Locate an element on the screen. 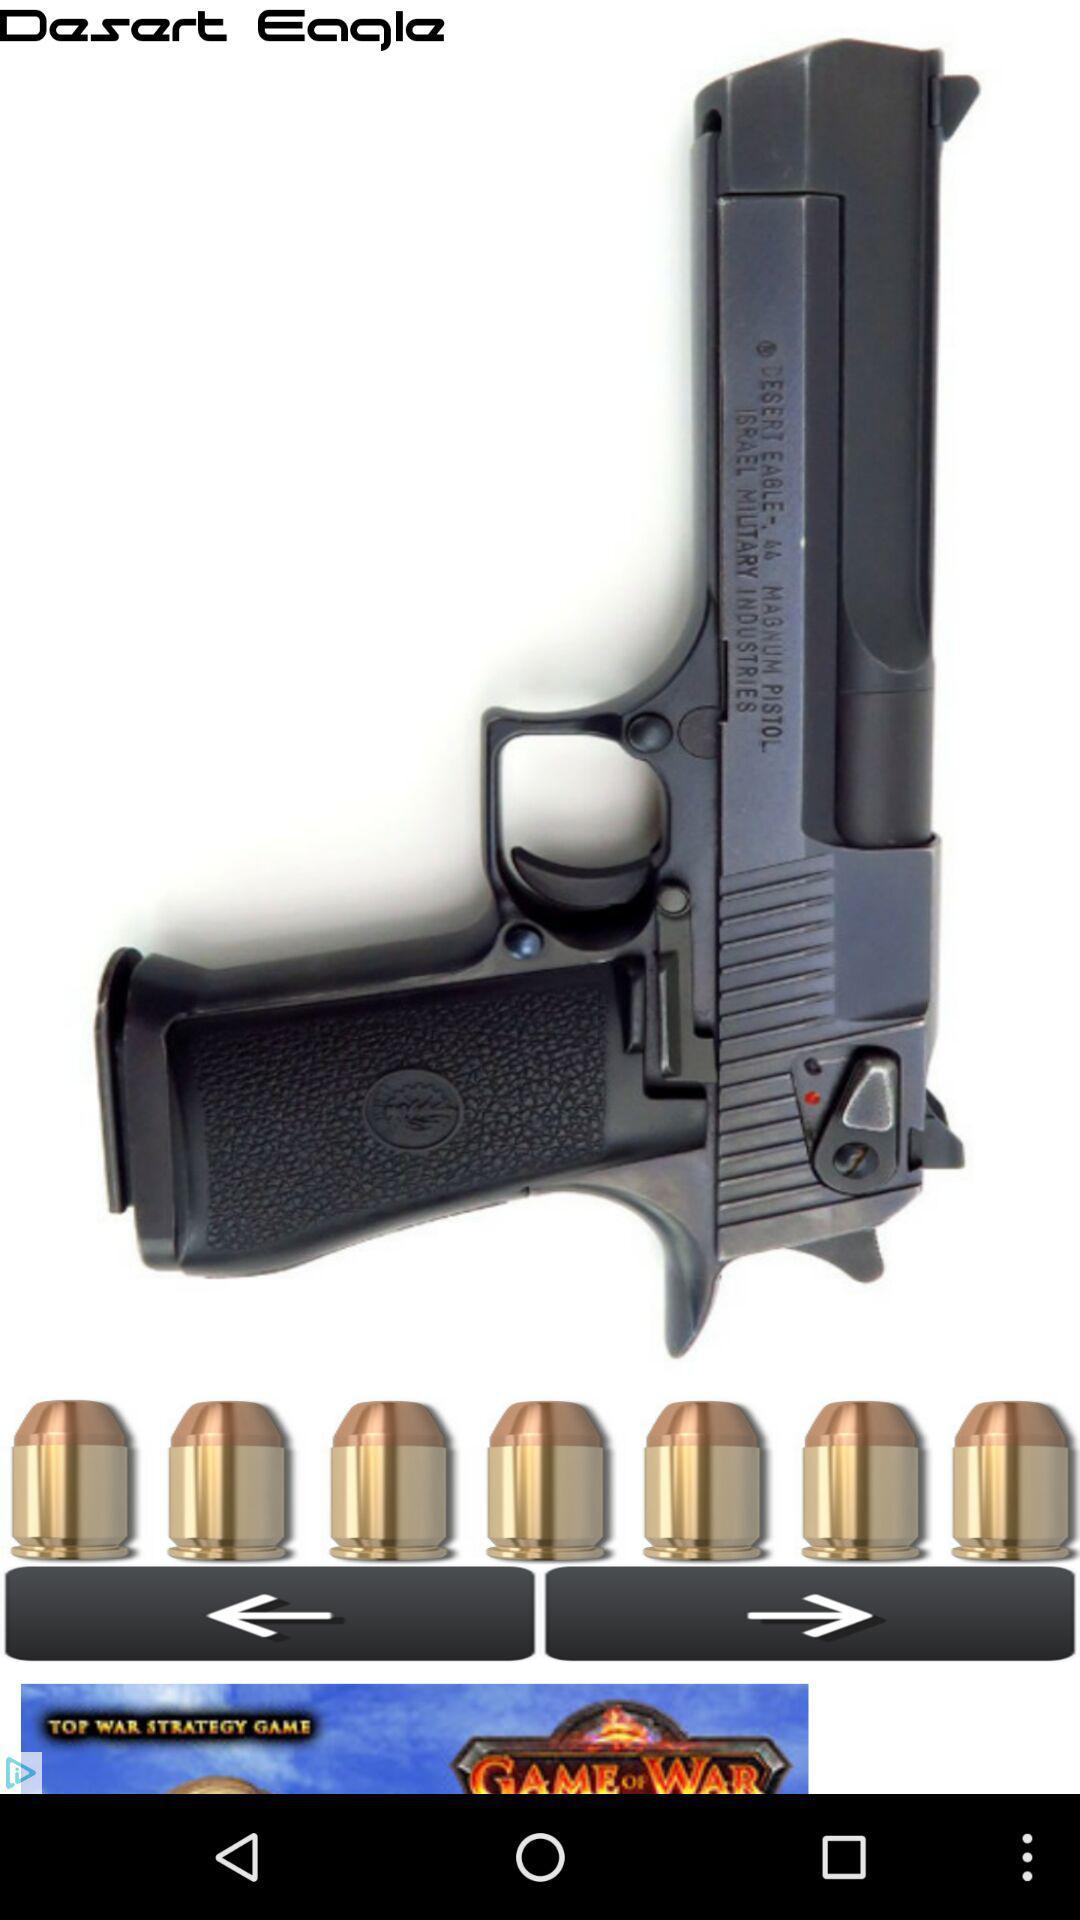 The image size is (1080, 1920). go back is located at coordinates (270, 1613).